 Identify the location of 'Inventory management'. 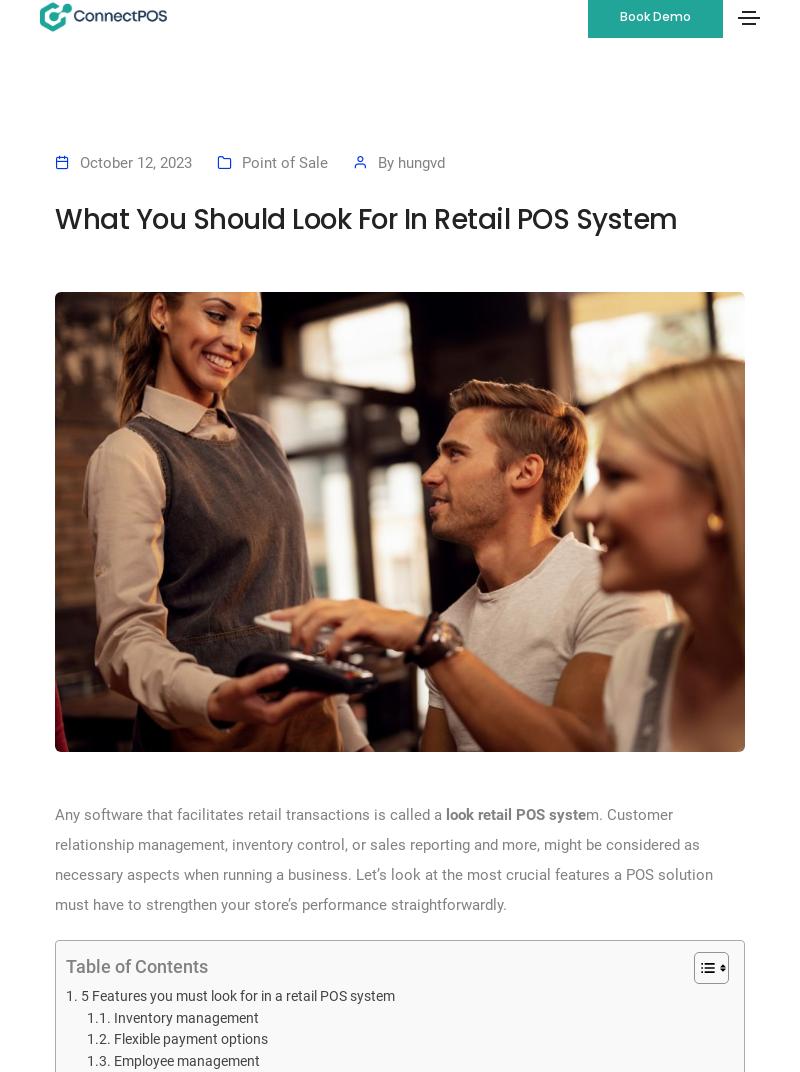
(112, 1017).